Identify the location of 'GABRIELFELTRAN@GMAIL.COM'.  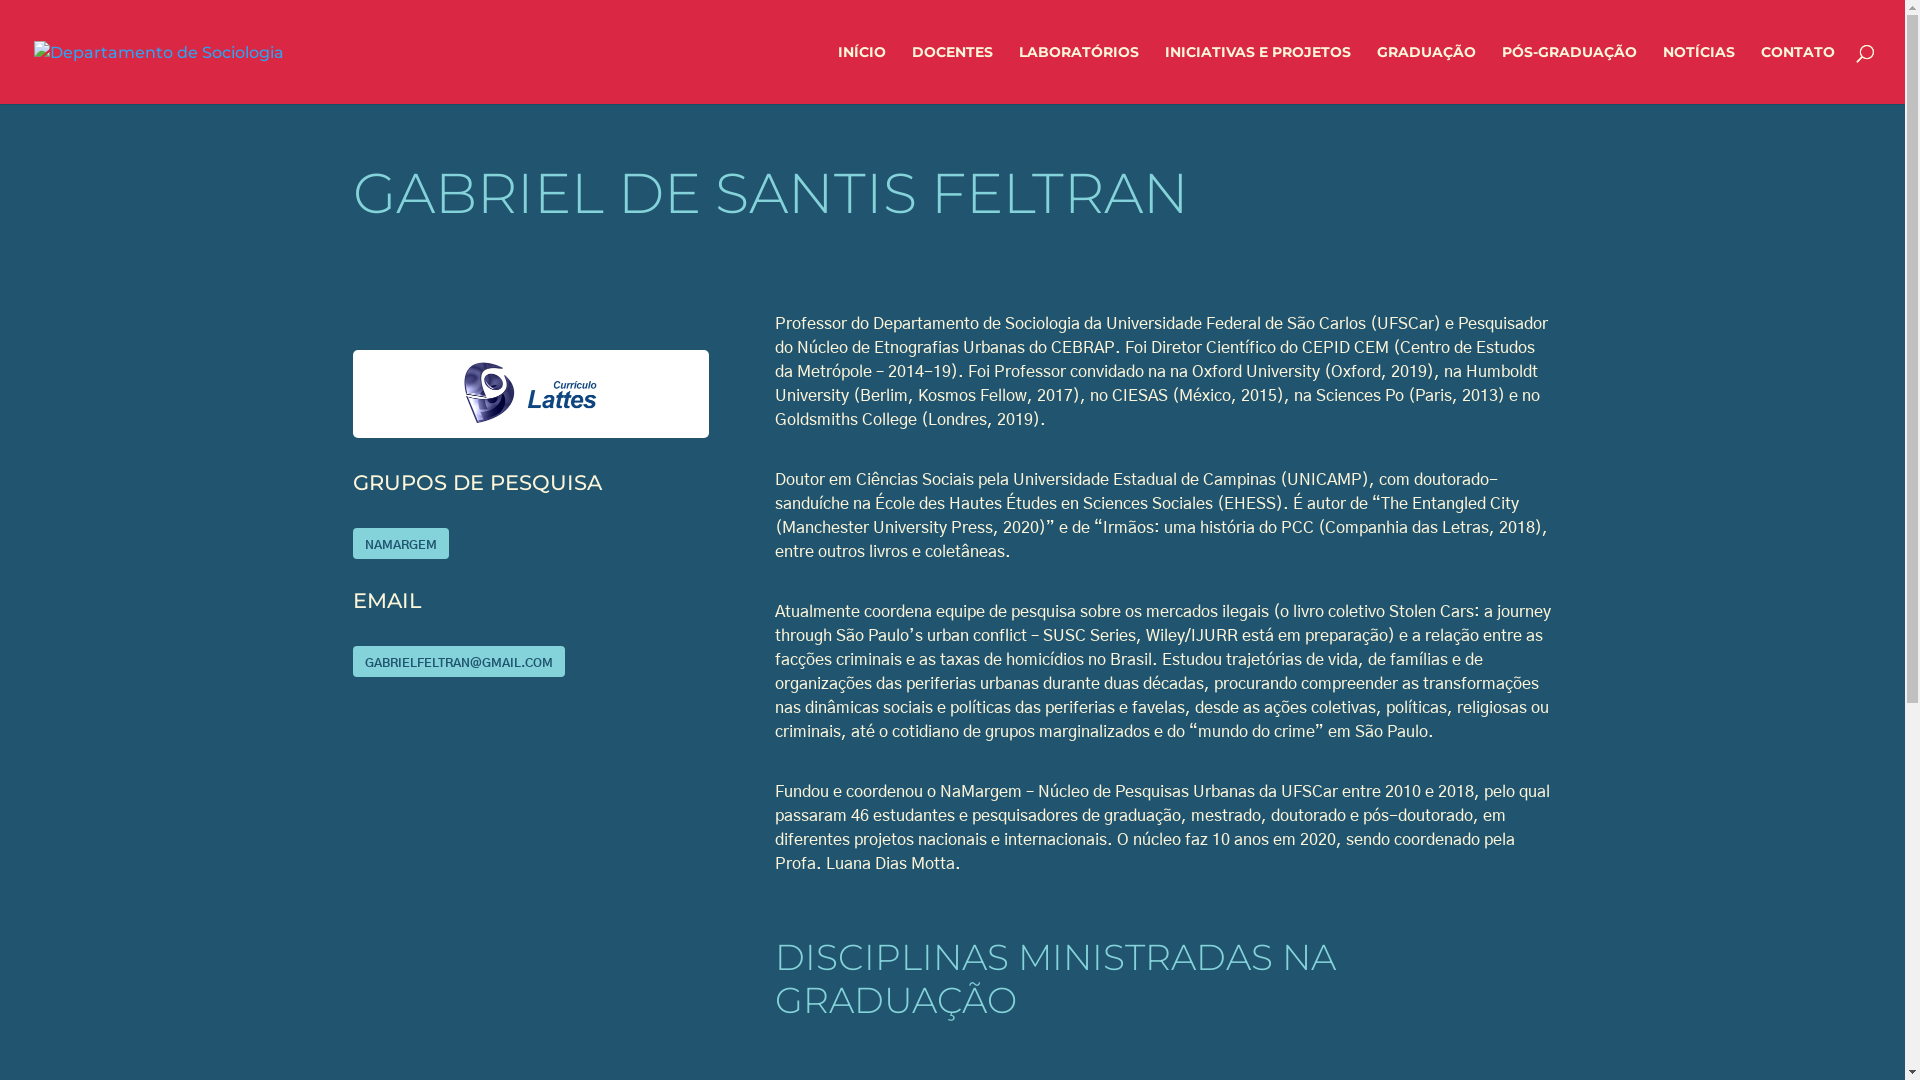
(456, 661).